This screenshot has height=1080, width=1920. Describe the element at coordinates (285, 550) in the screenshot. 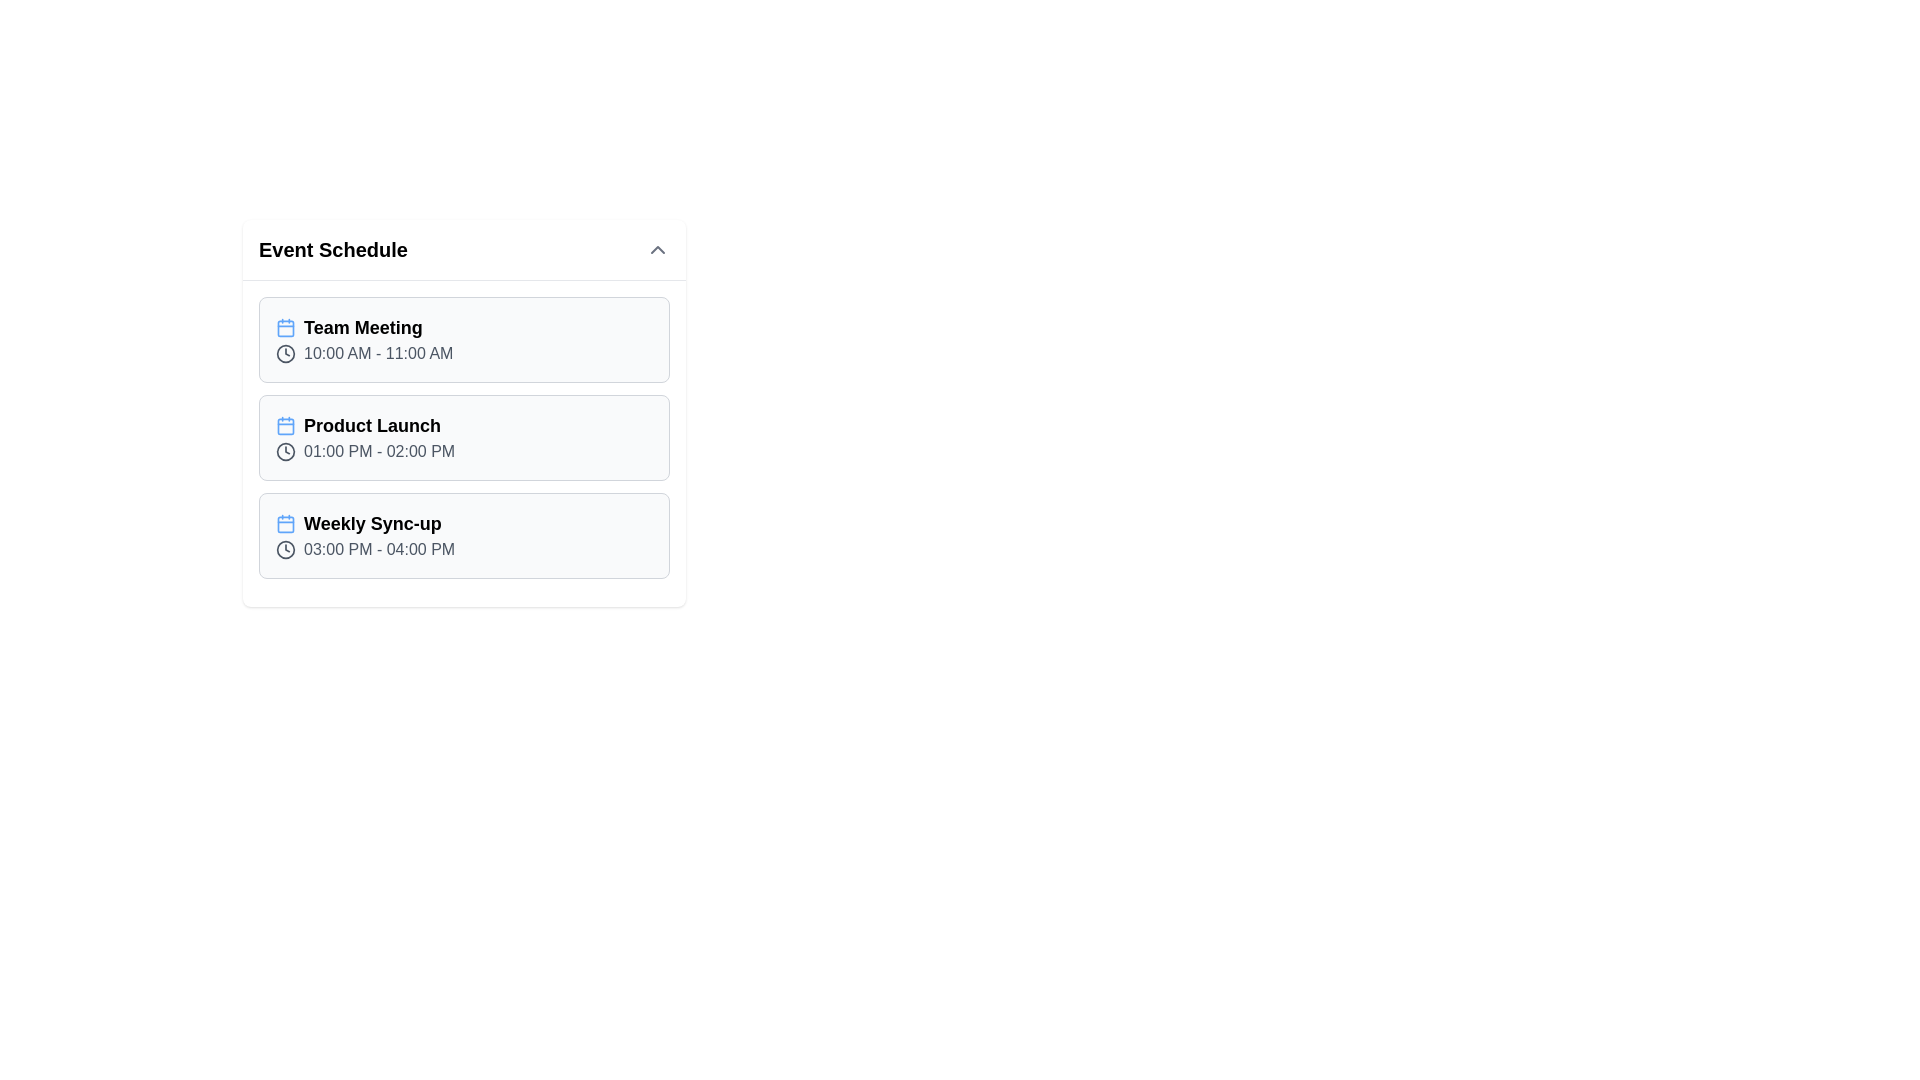

I see `the small SVG clock icon located within the 'Weekly Sync-up' event row, to the left of the time range '03:00 PM - 04:00 PM'` at that location.